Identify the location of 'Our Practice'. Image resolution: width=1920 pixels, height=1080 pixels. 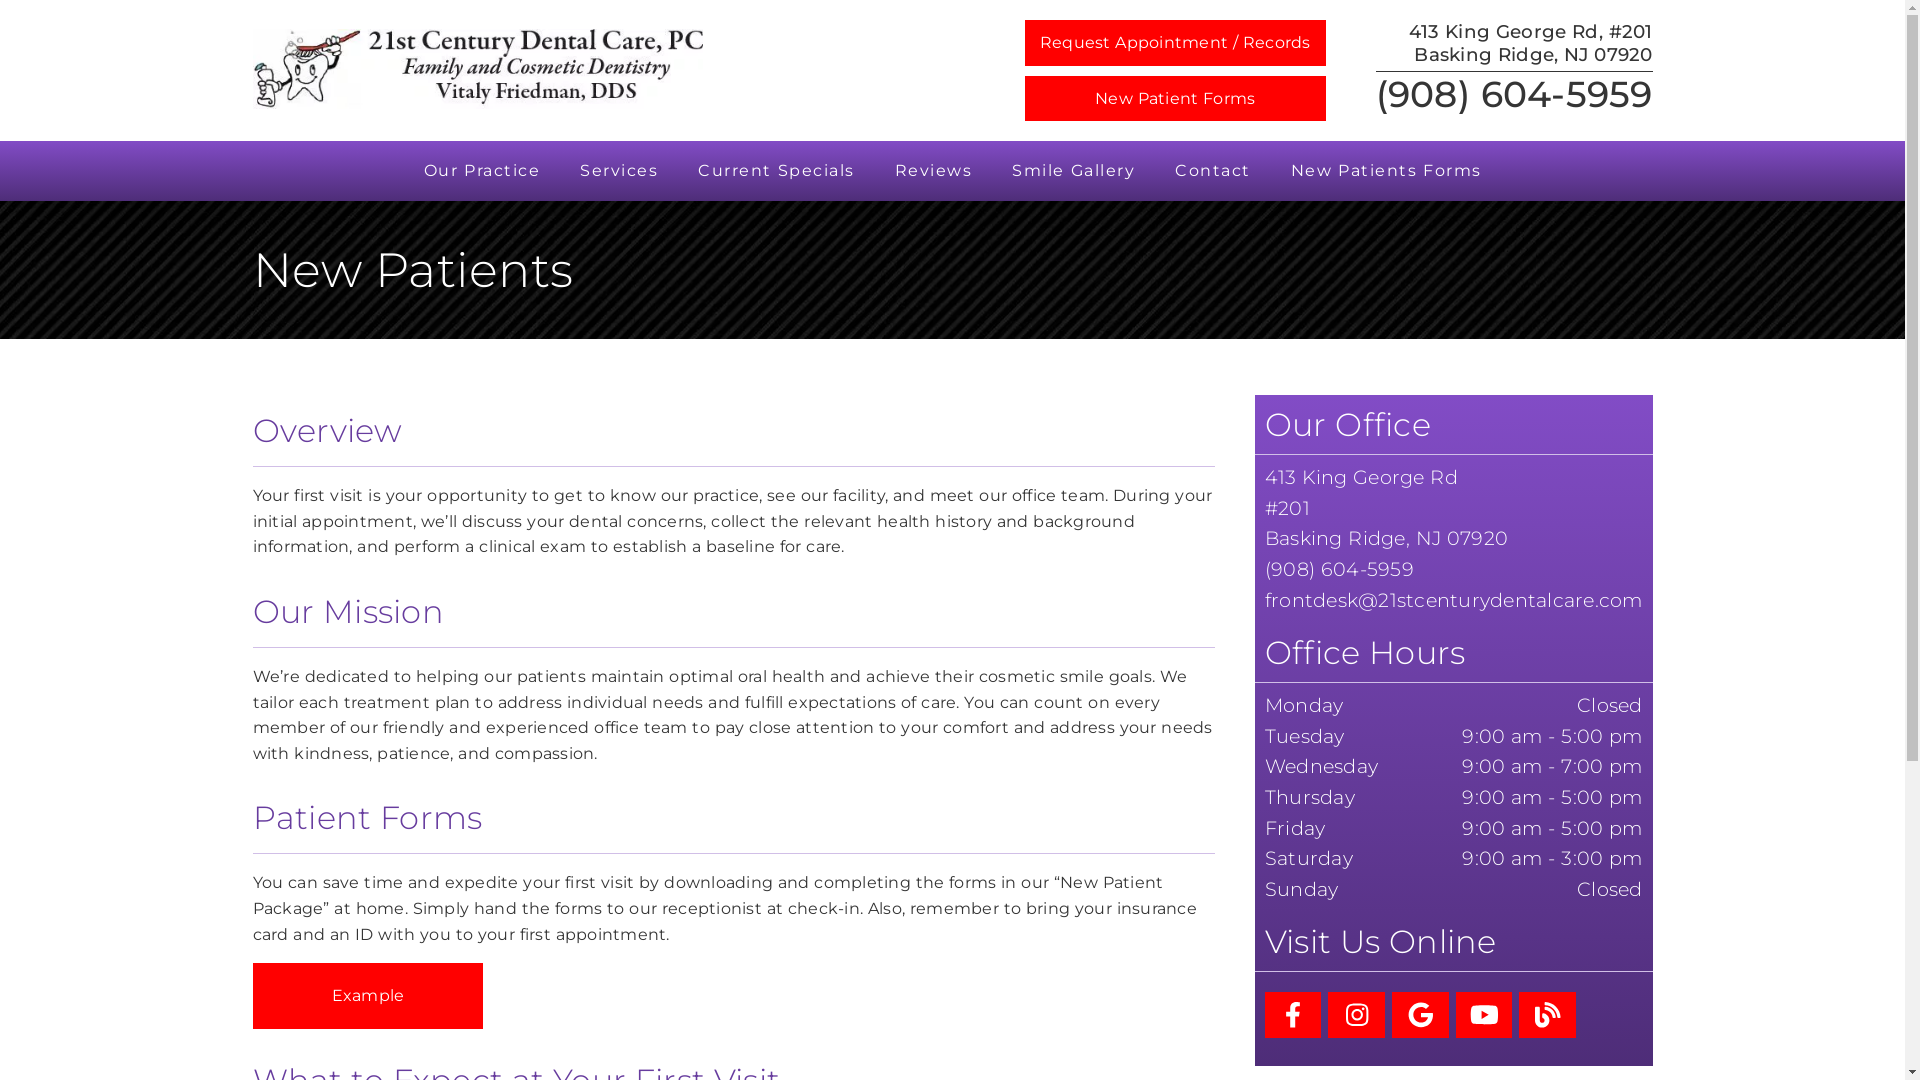
(482, 169).